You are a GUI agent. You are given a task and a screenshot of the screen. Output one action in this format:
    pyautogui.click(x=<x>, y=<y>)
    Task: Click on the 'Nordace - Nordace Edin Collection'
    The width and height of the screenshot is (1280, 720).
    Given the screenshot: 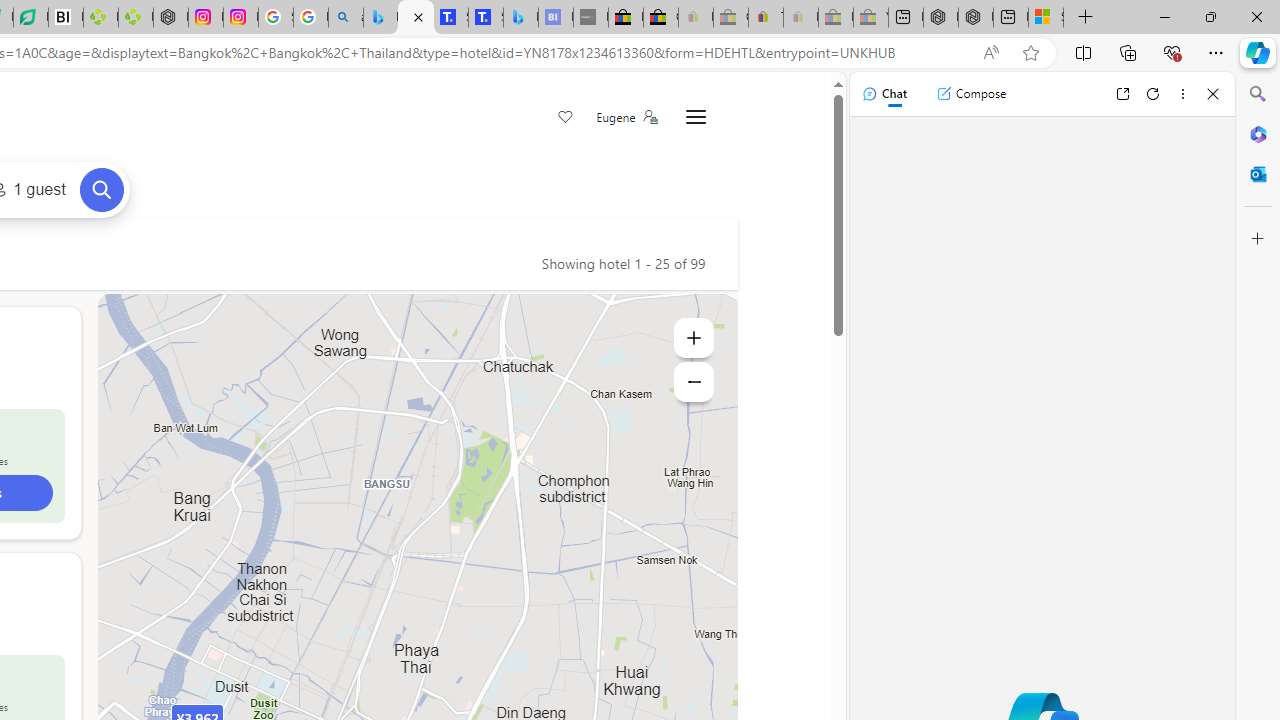 What is the action you would take?
    pyautogui.click(x=170, y=17)
    